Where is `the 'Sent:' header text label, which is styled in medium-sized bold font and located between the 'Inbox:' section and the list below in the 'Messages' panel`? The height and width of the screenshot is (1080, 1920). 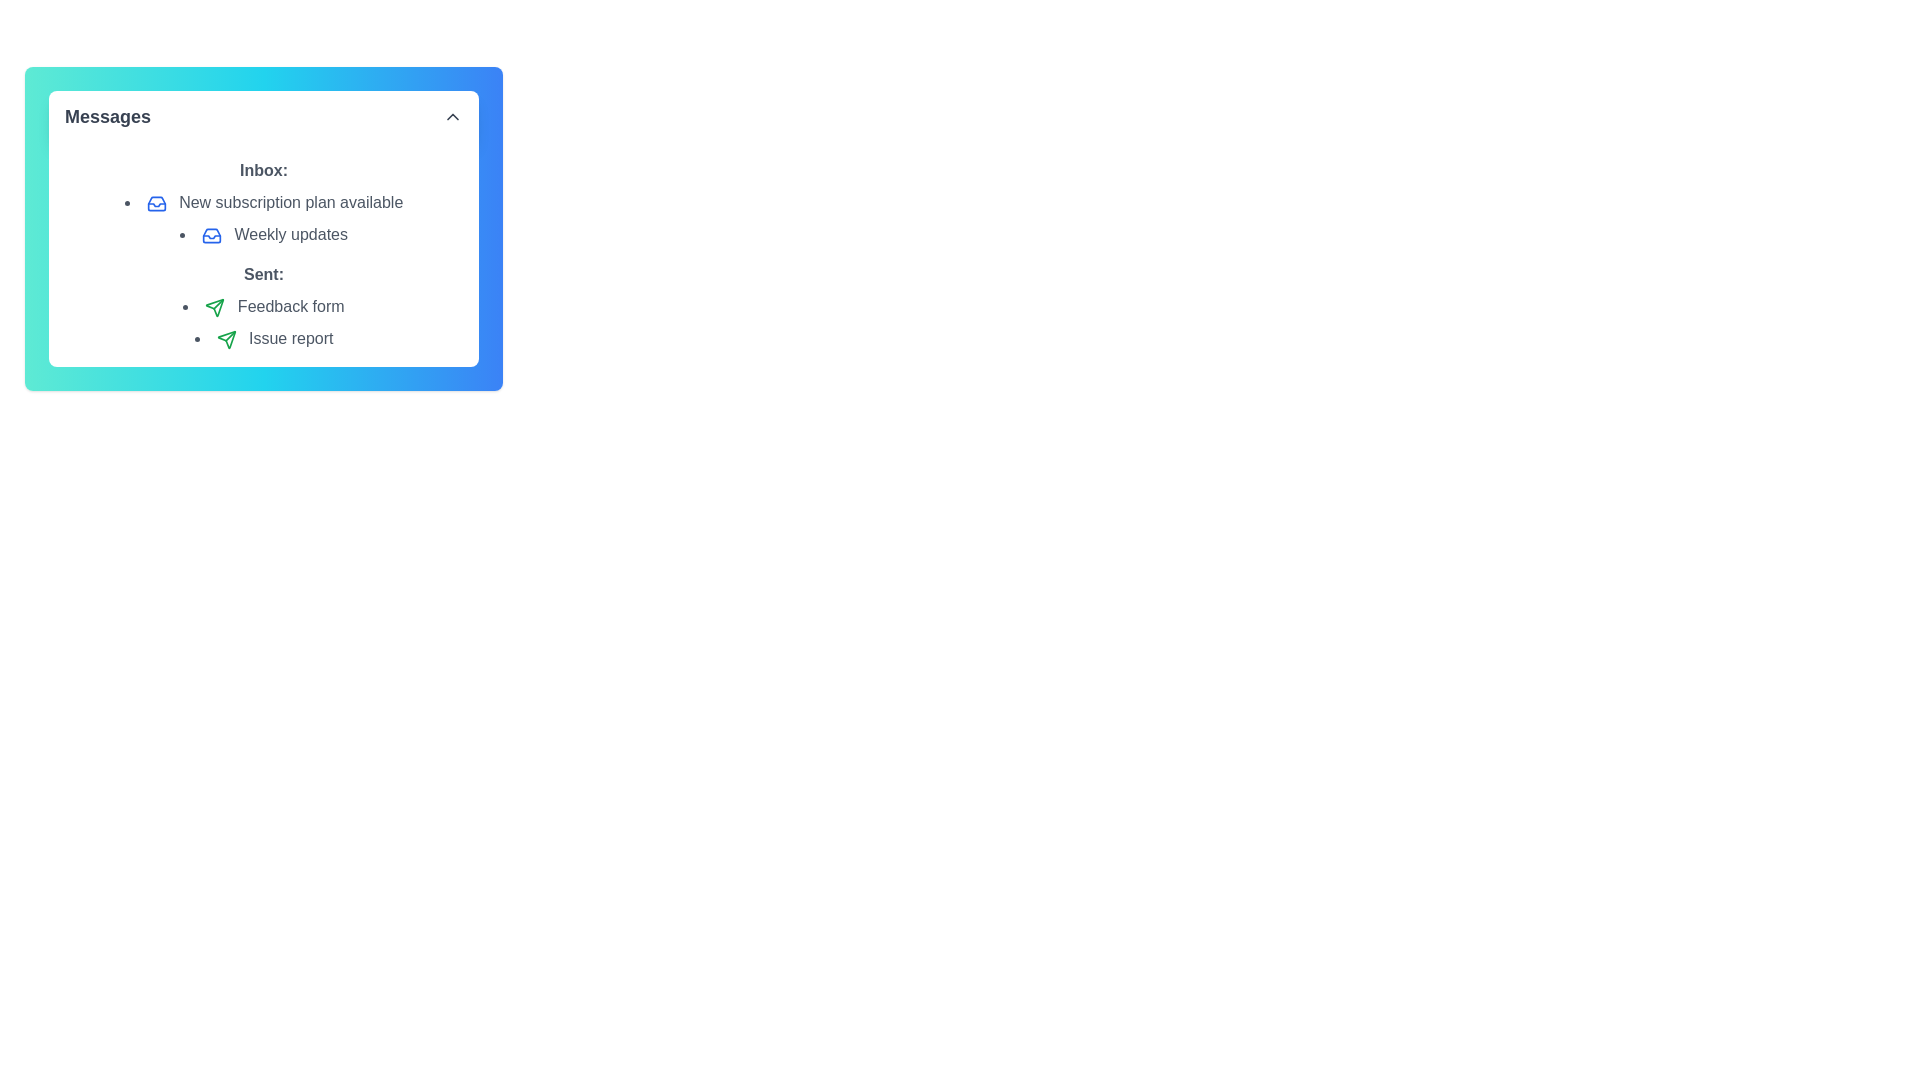 the 'Sent:' header text label, which is styled in medium-sized bold font and located between the 'Inbox:' section and the list below in the 'Messages' panel is located at coordinates (263, 274).